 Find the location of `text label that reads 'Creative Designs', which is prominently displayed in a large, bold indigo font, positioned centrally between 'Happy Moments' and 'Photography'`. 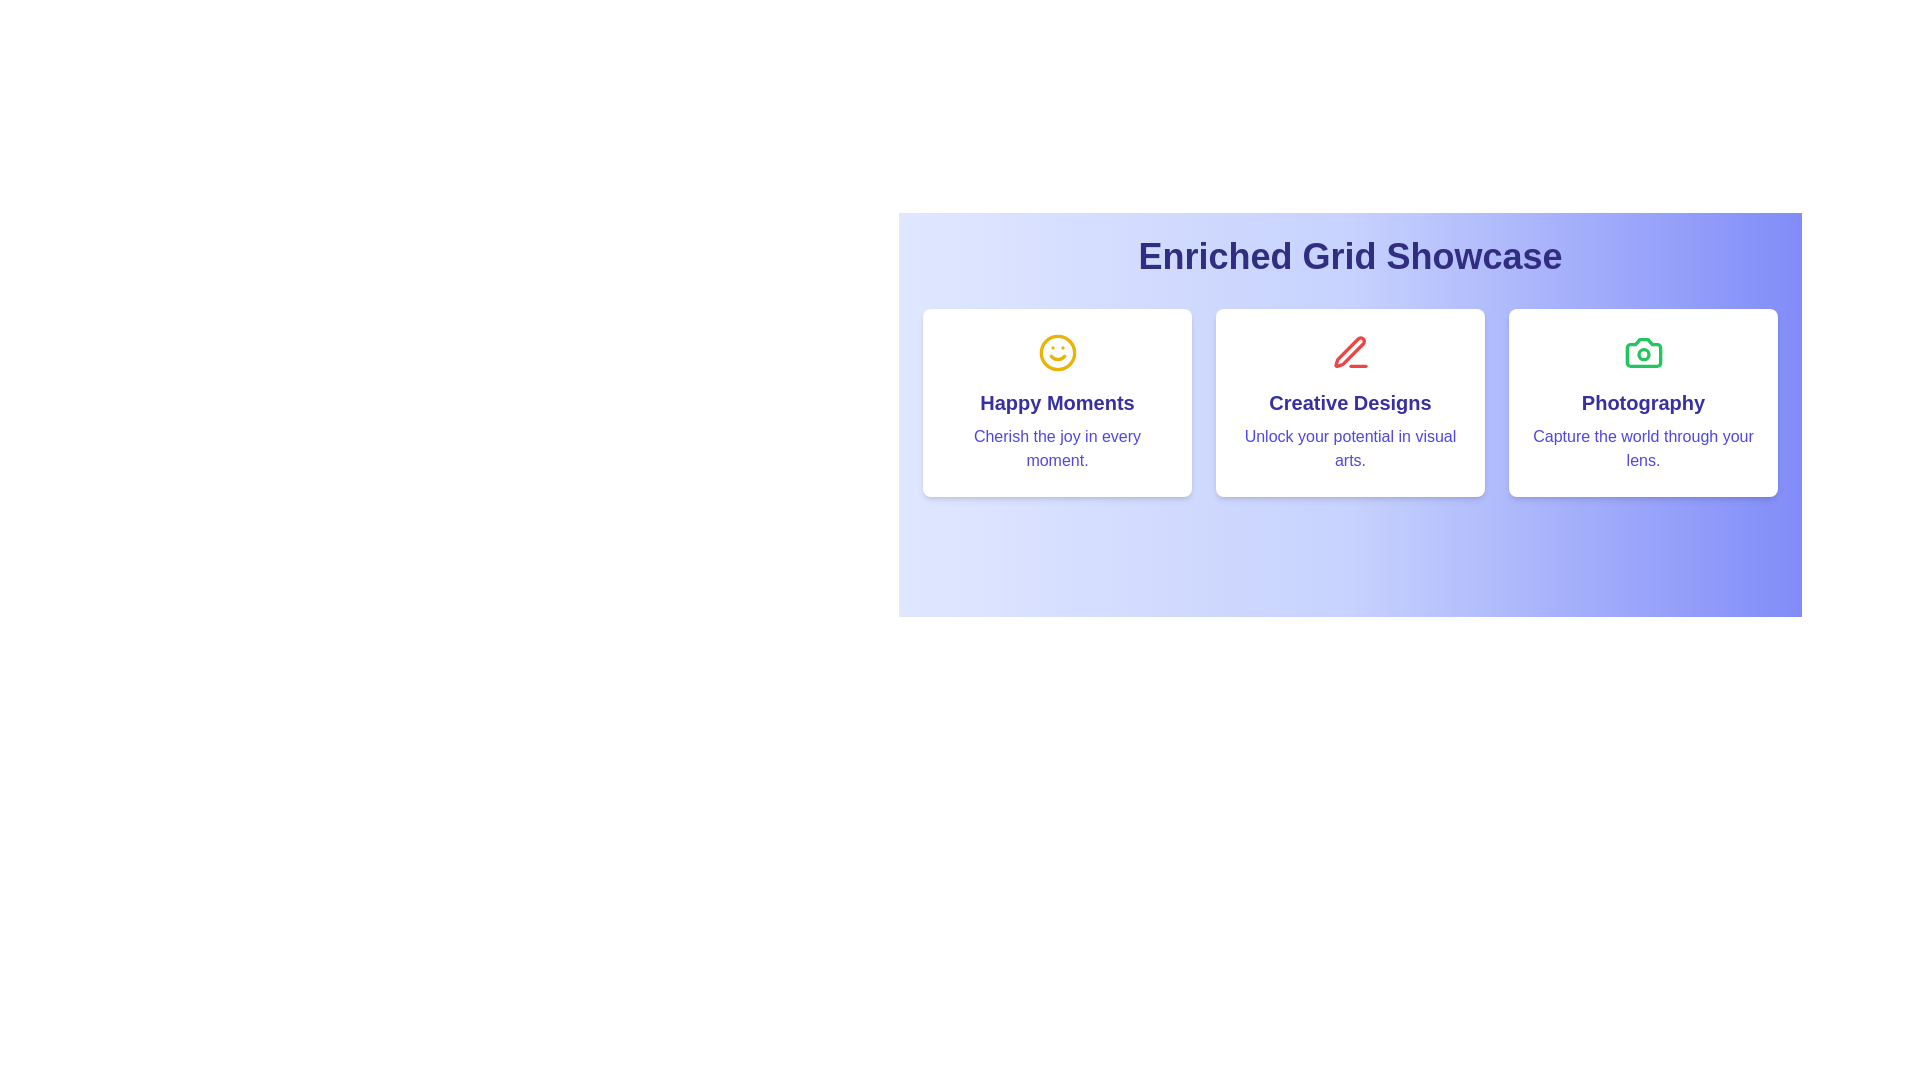

text label that reads 'Creative Designs', which is prominently displayed in a large, bold indigo font, positioned centrally between 'Happy Moments' and 'Photography' is located at coordinates (1350, 402).